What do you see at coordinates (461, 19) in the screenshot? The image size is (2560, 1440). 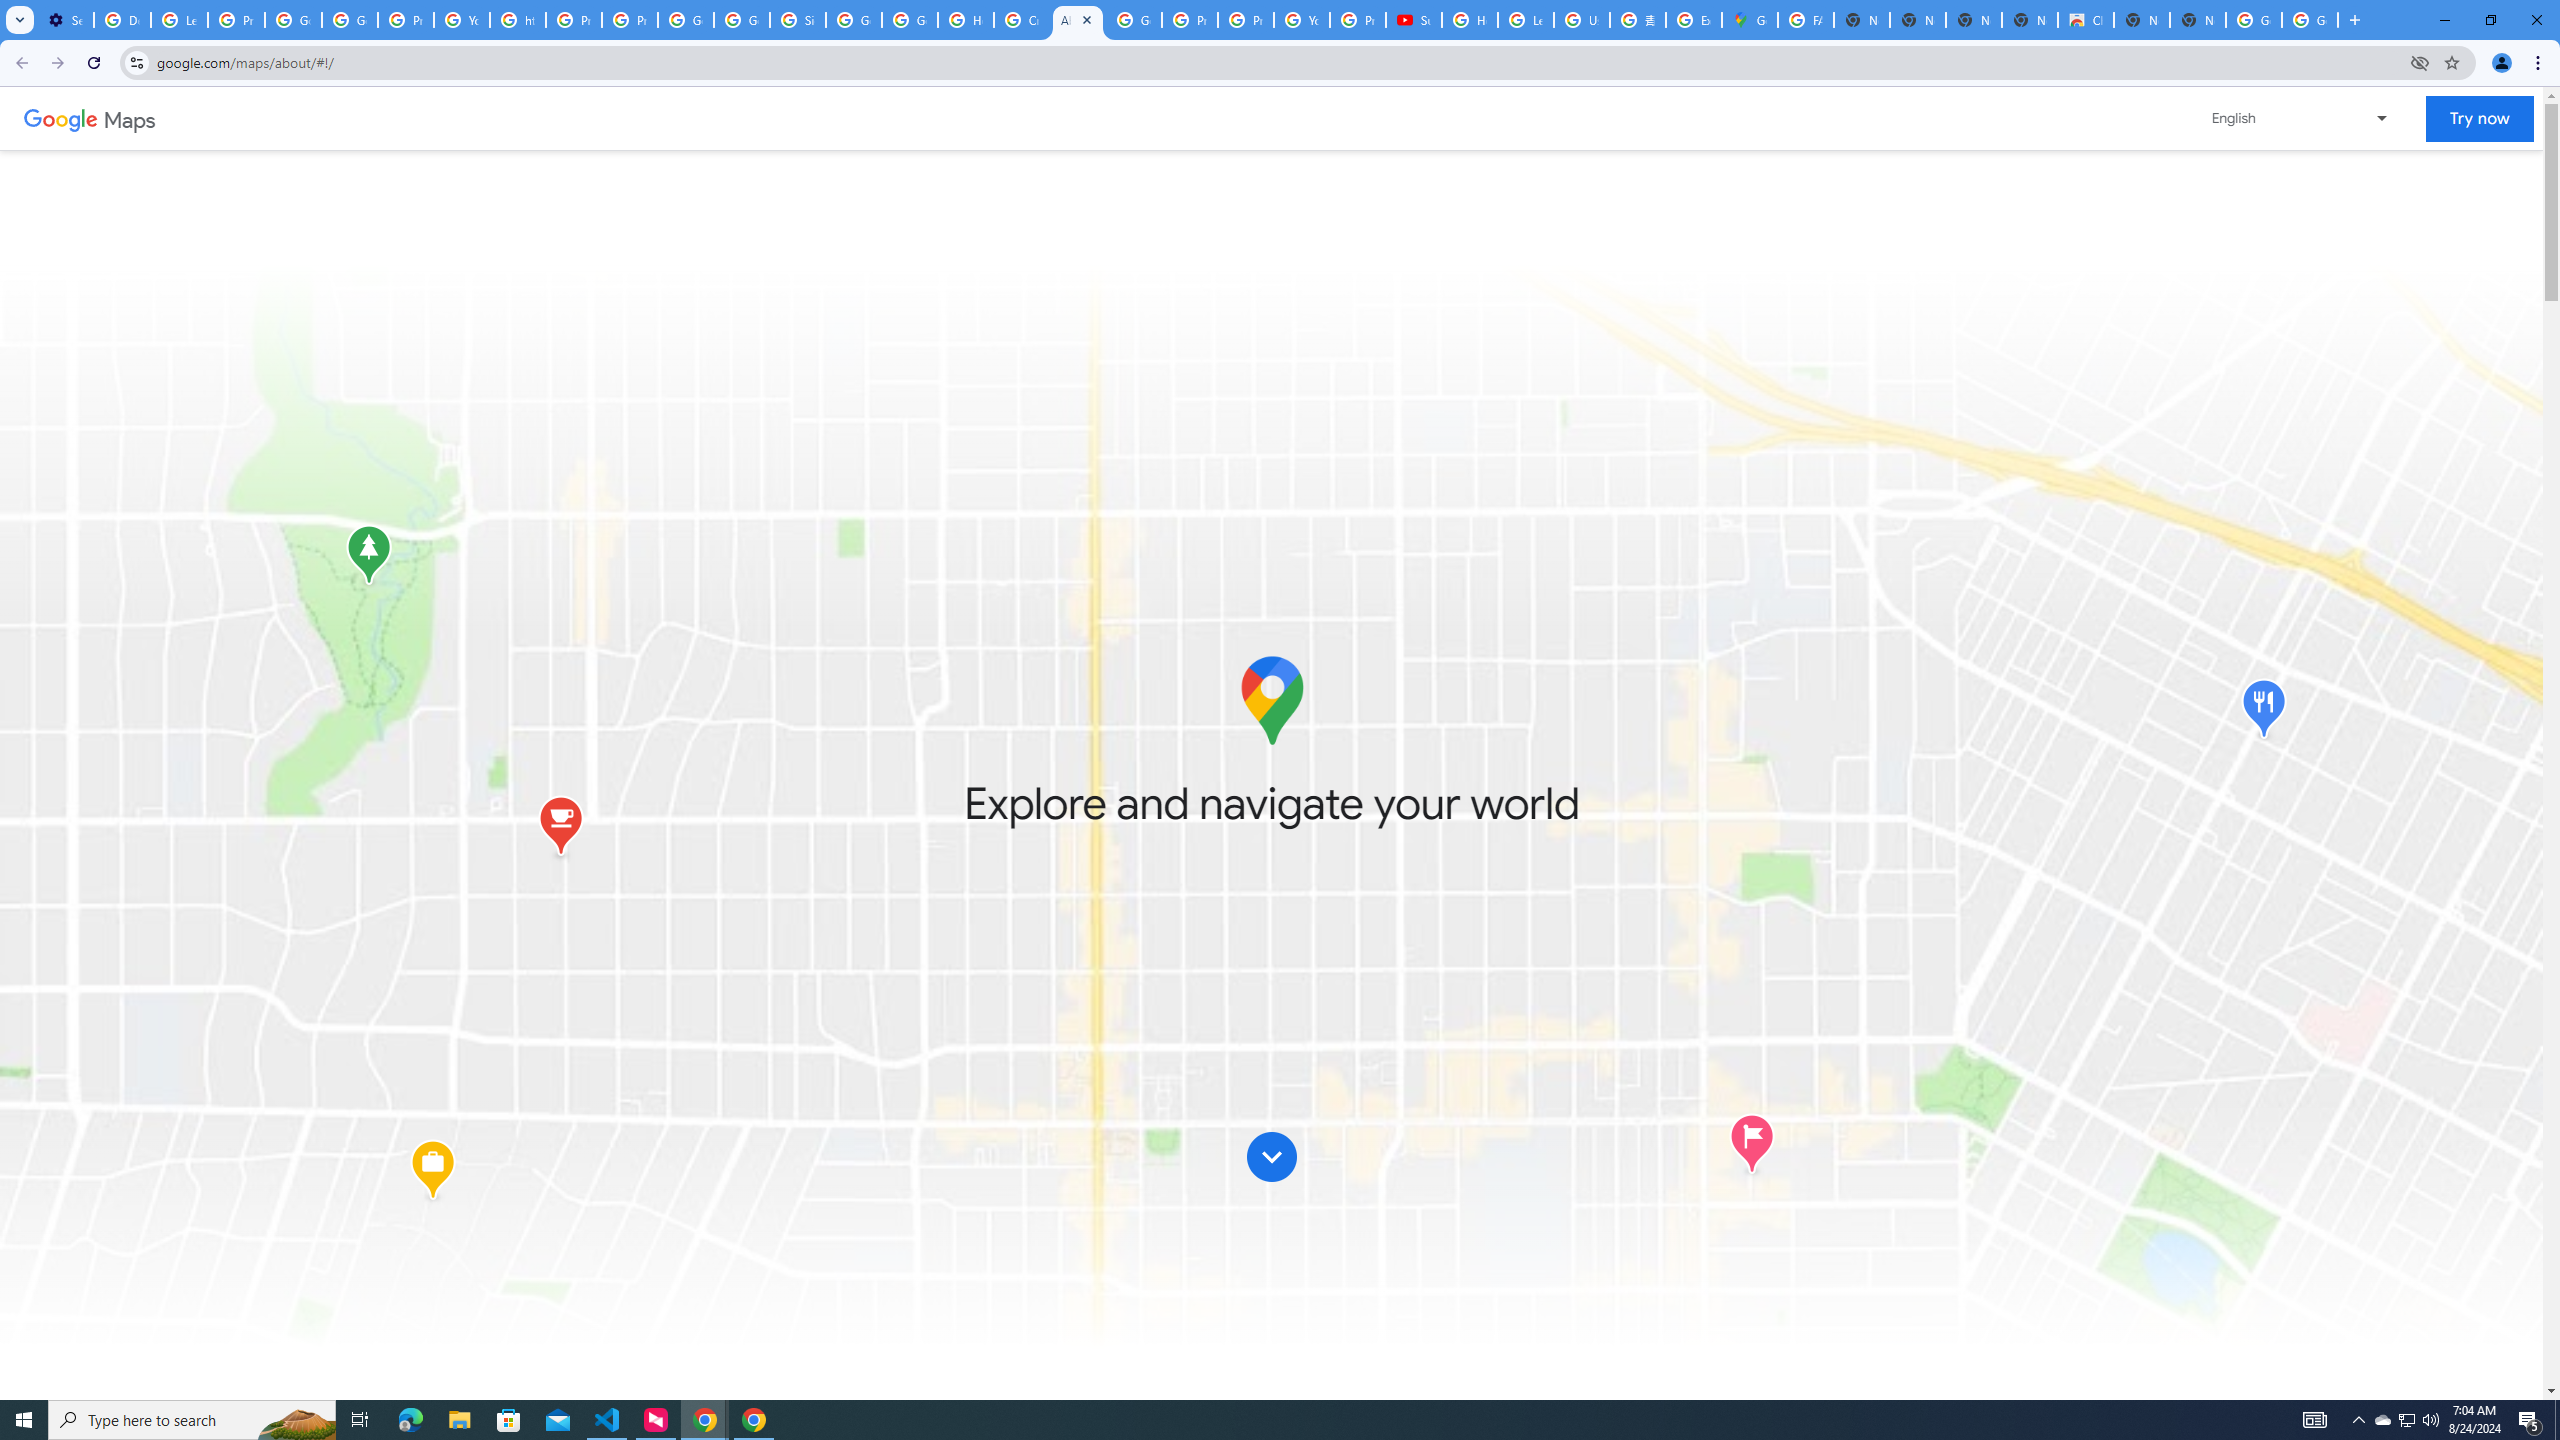 I see `'YouTube'` at bounding box center [461, 19].